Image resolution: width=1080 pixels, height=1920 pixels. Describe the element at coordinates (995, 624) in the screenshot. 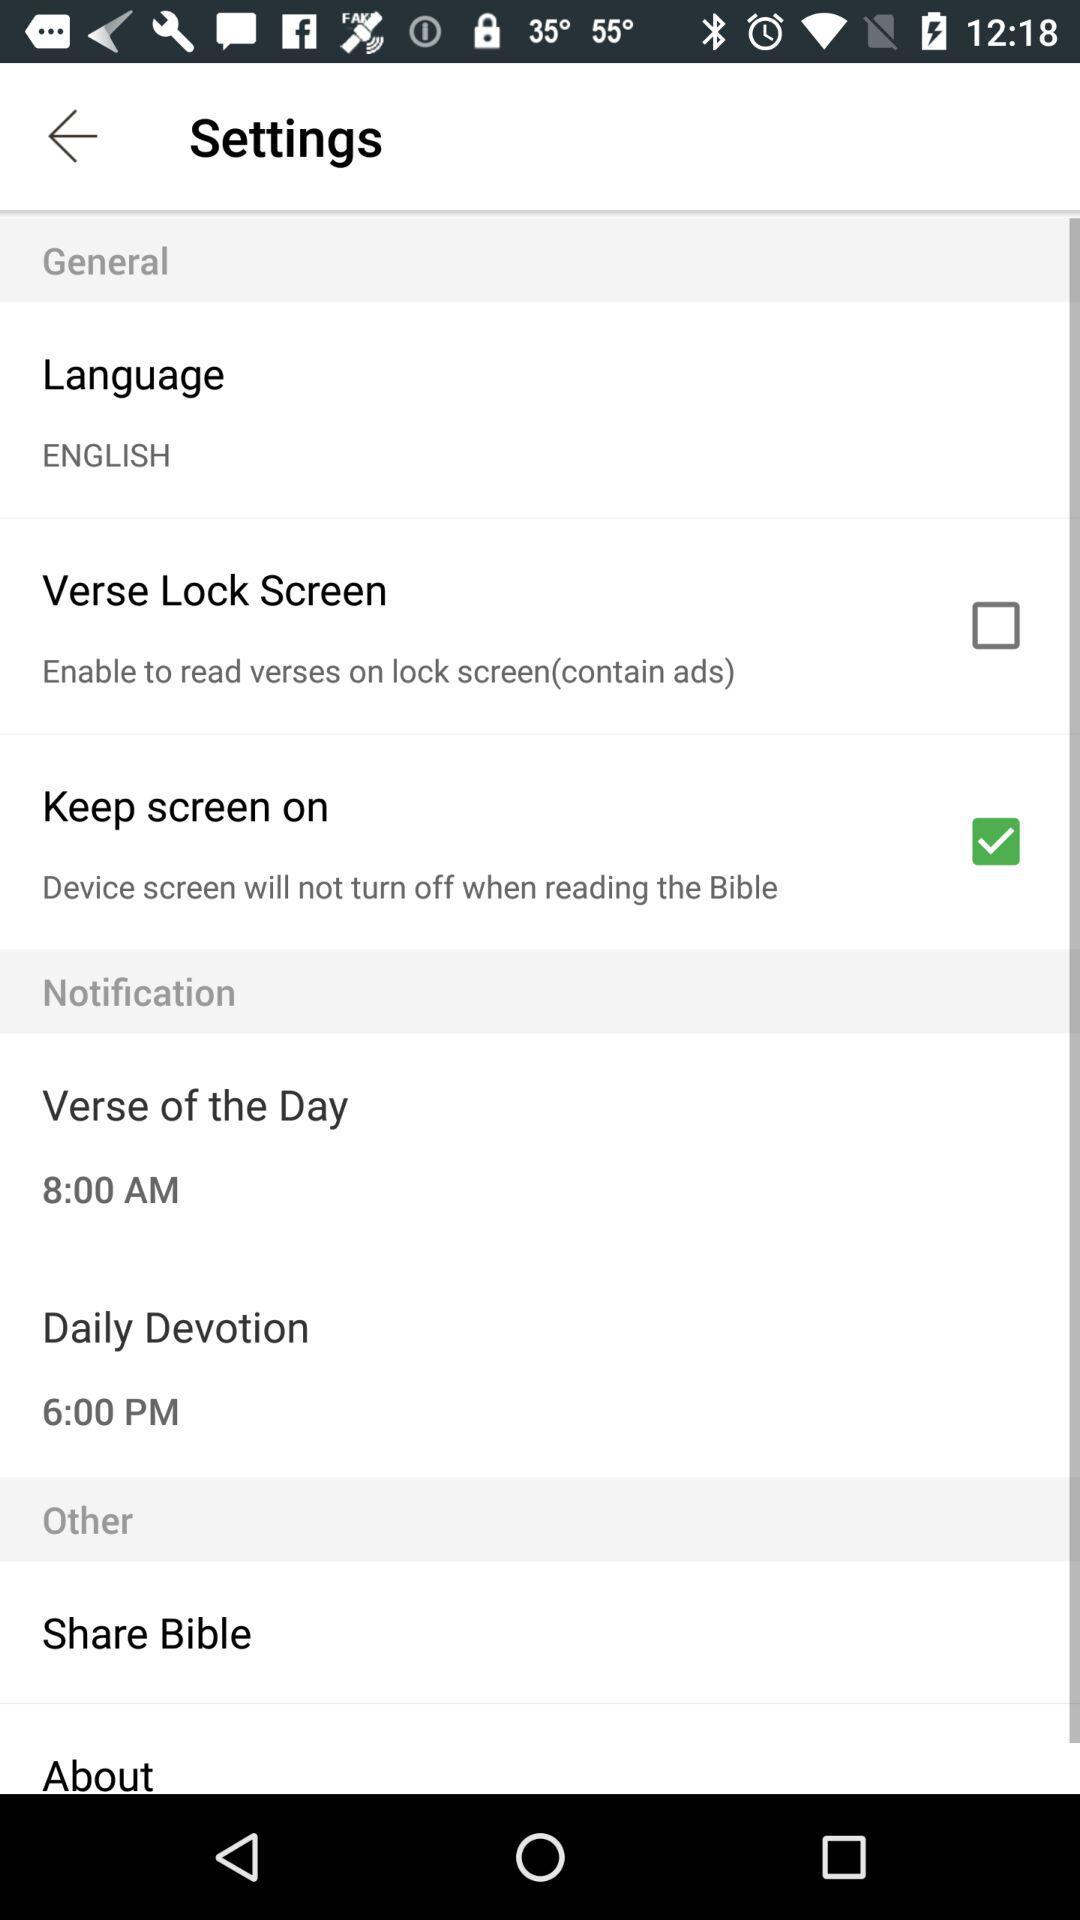

I see `check on verse lock screen option box` at that location.